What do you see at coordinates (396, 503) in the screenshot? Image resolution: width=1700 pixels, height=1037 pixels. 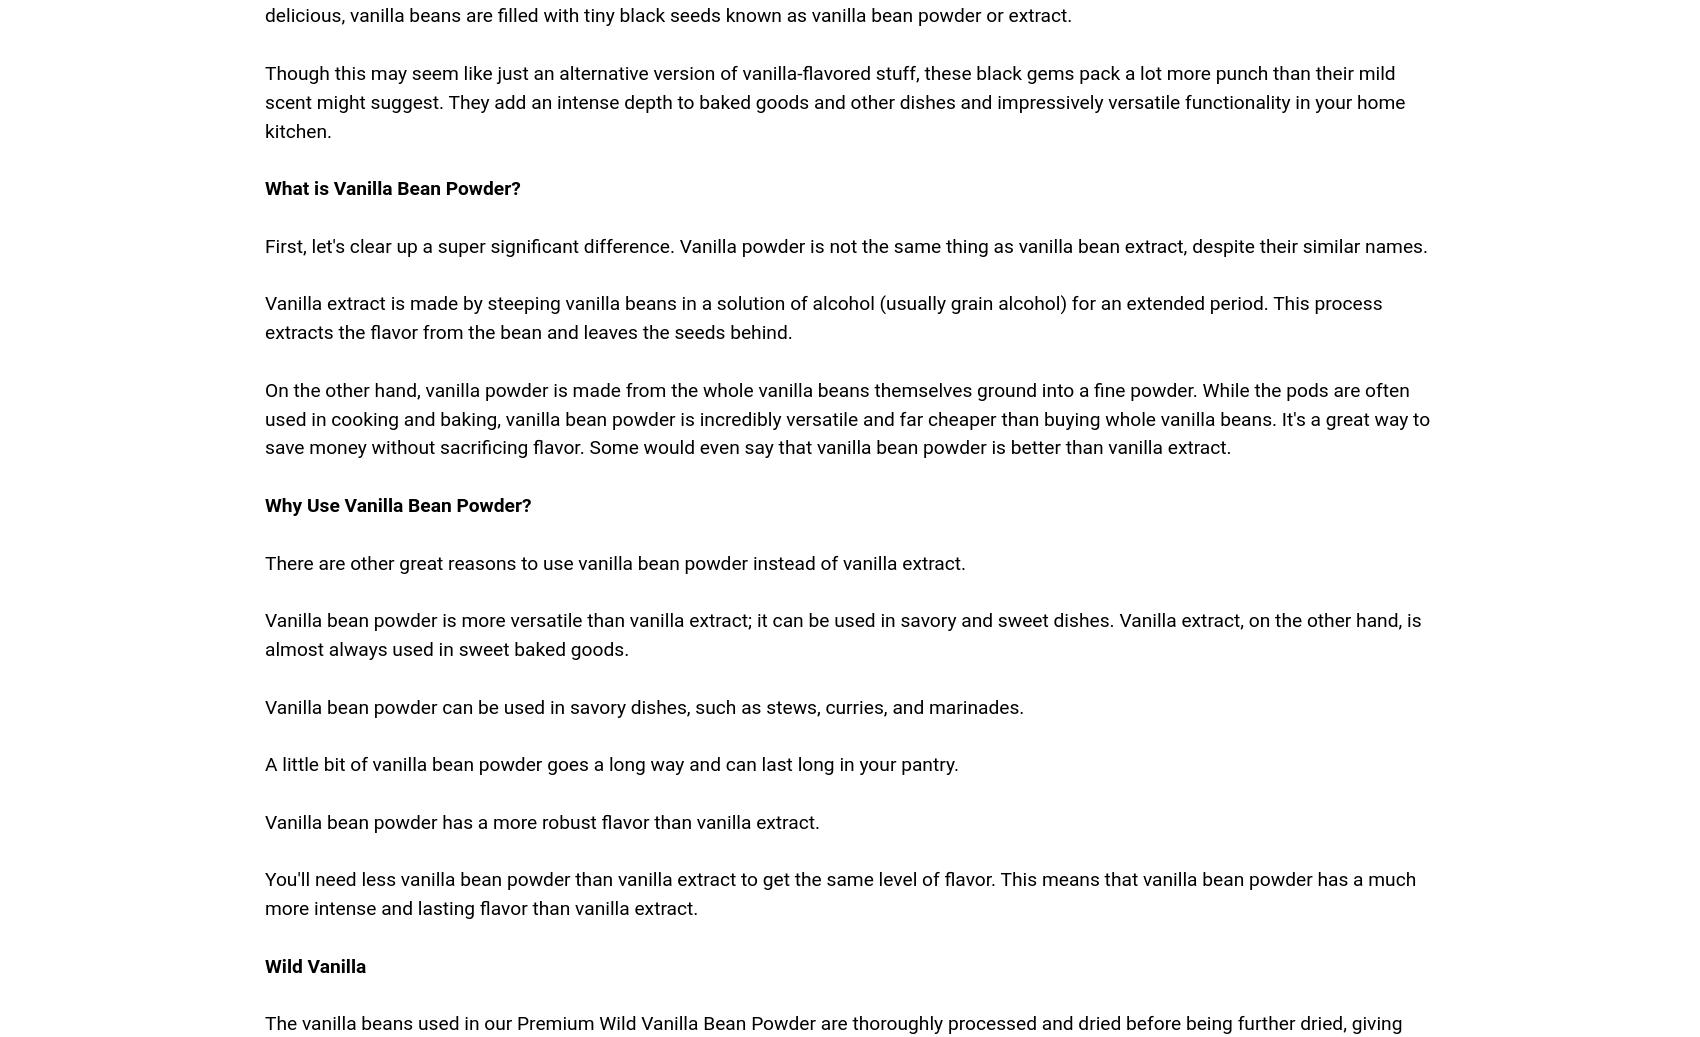 I see `'Why Use Vanilla Bean Powder?'` at bounding box center [396, 503].